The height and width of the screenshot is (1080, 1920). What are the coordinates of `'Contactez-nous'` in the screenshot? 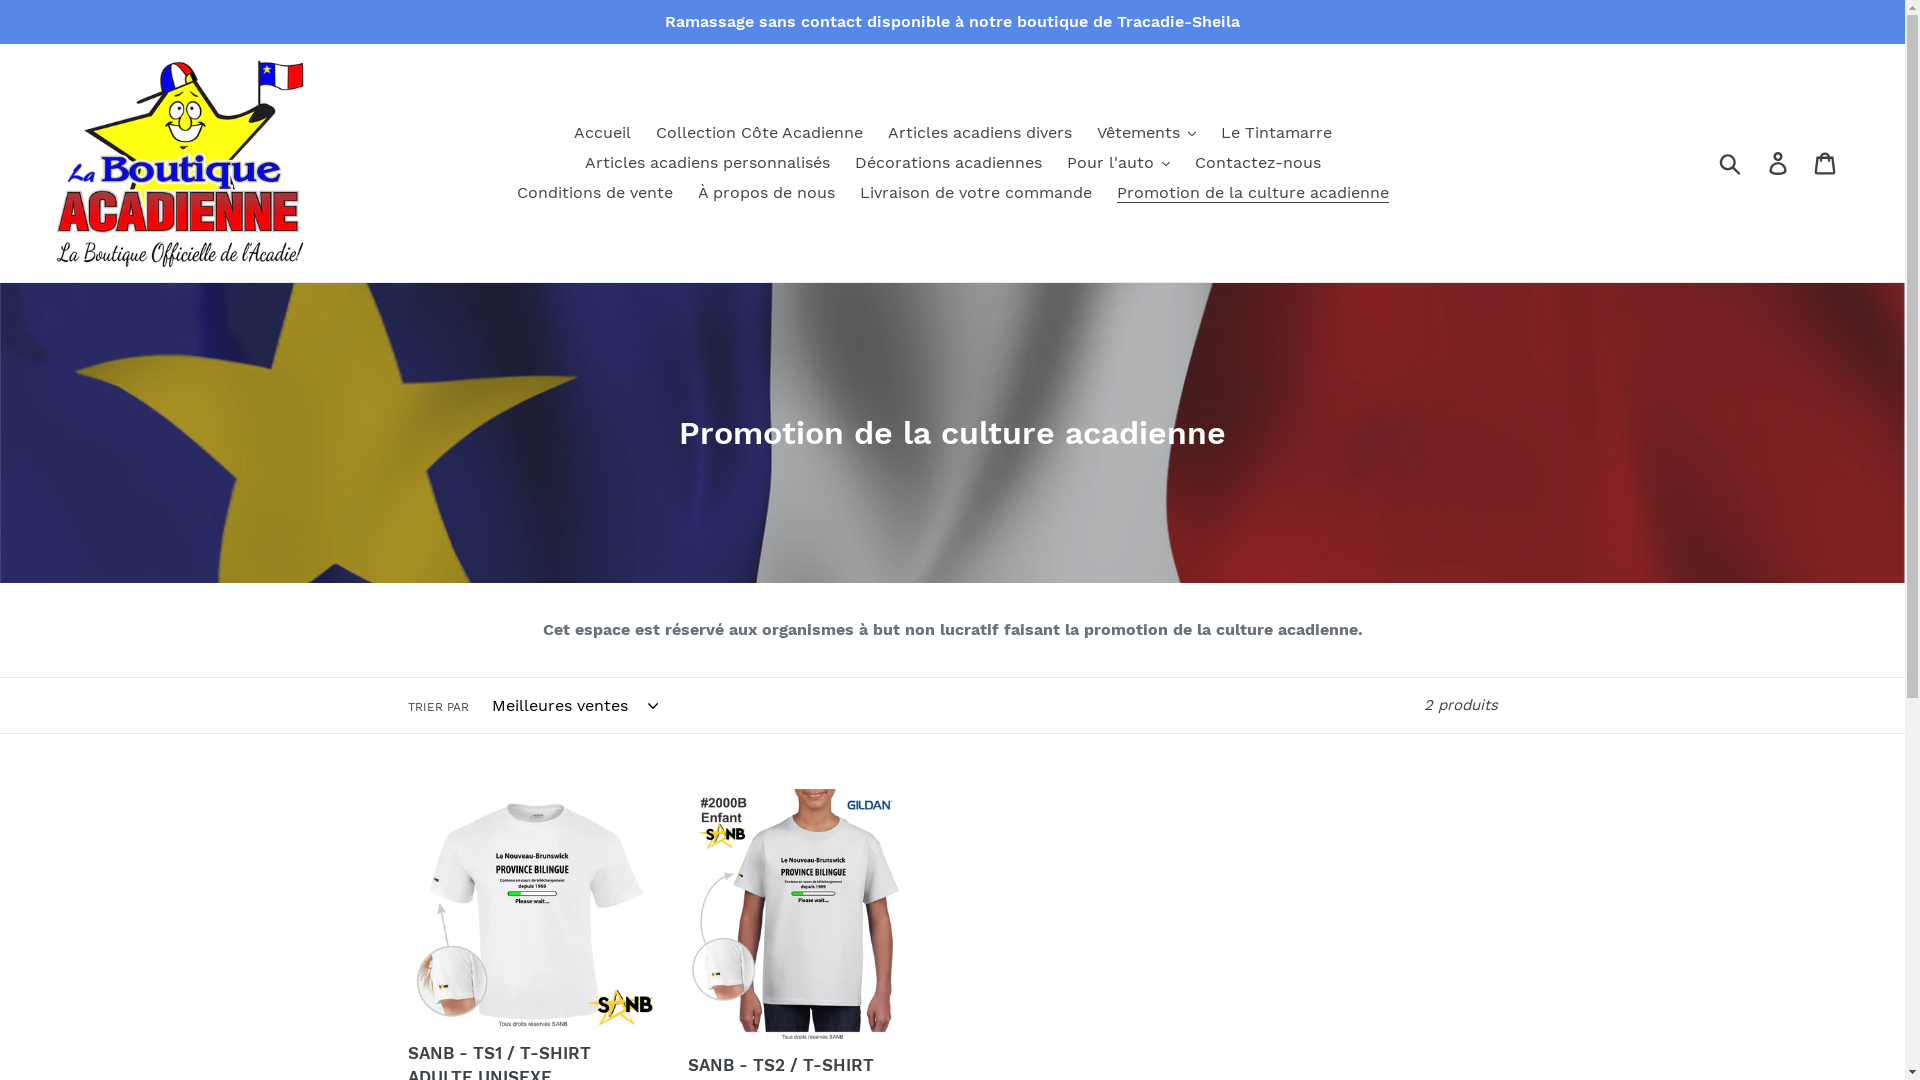 It's located at (1256, 161).